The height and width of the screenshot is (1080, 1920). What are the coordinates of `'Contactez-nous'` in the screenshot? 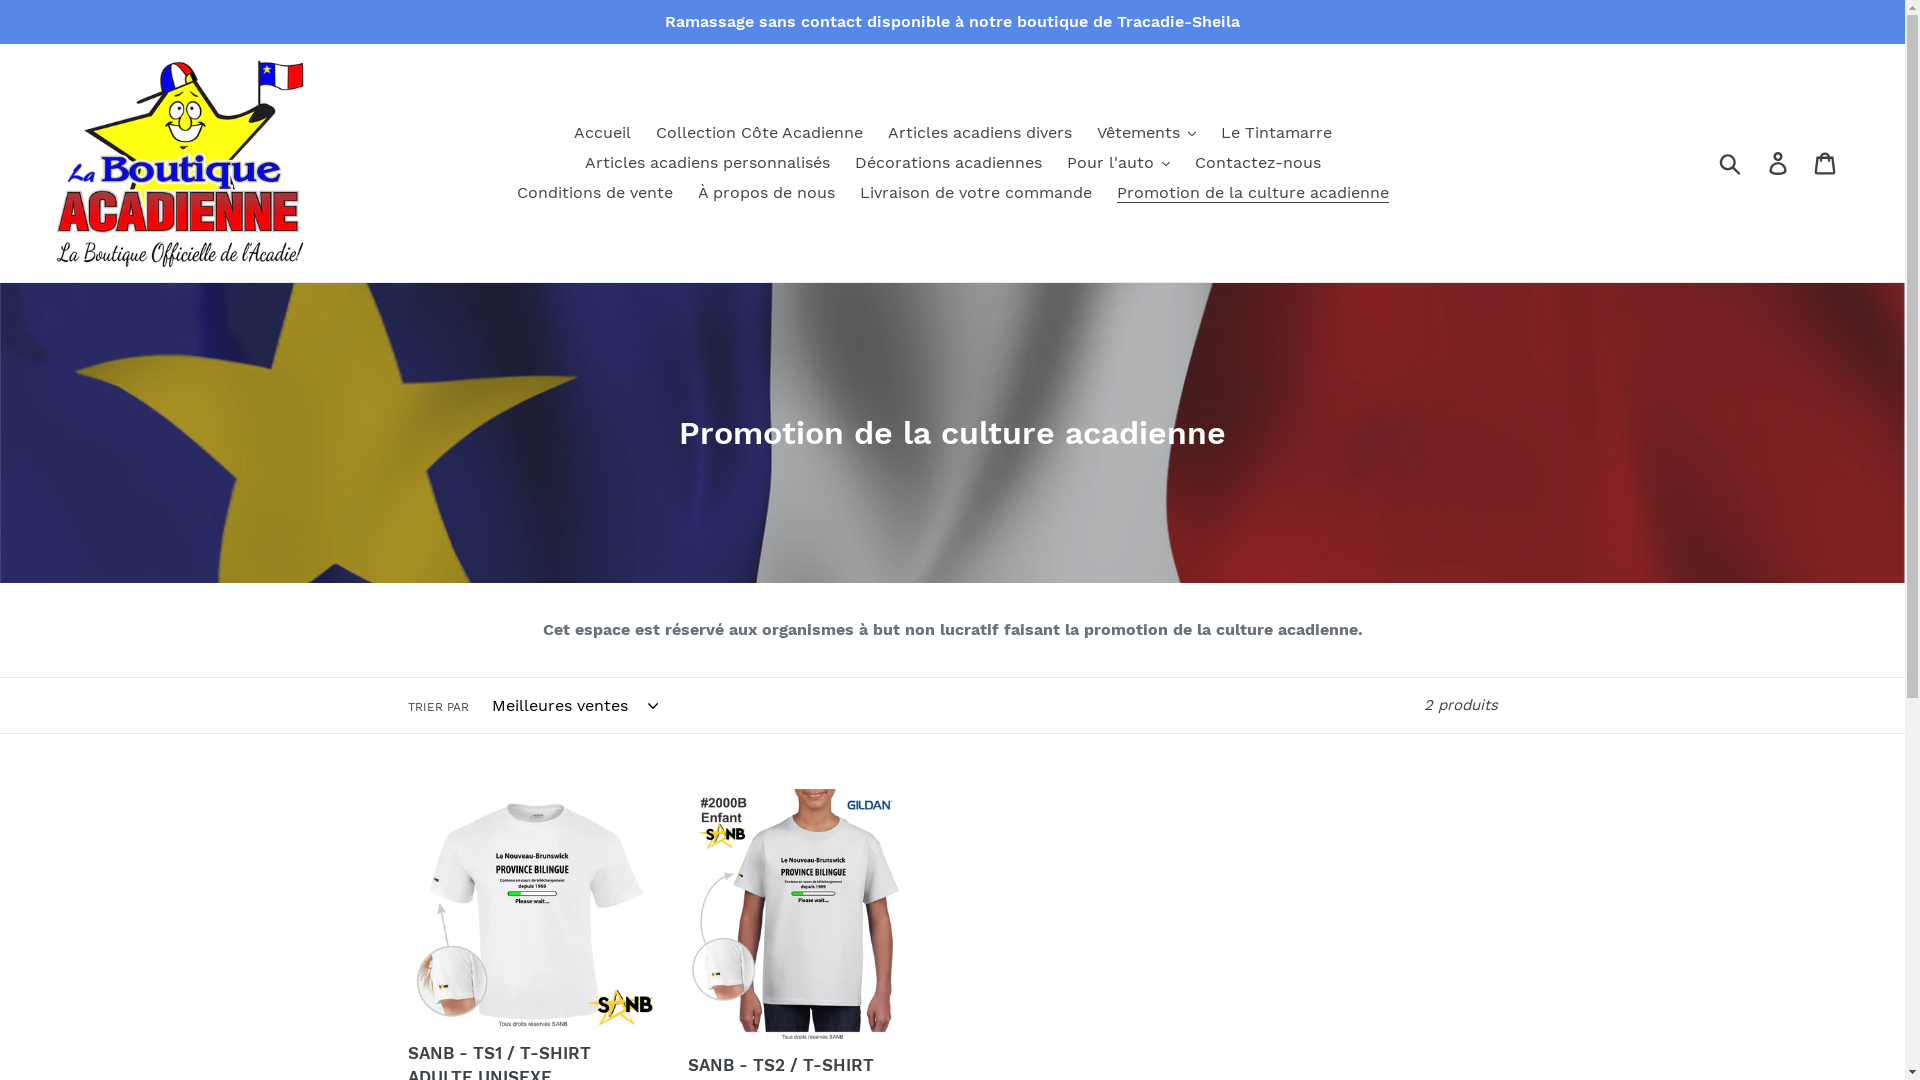 It's located at (1256, 161).